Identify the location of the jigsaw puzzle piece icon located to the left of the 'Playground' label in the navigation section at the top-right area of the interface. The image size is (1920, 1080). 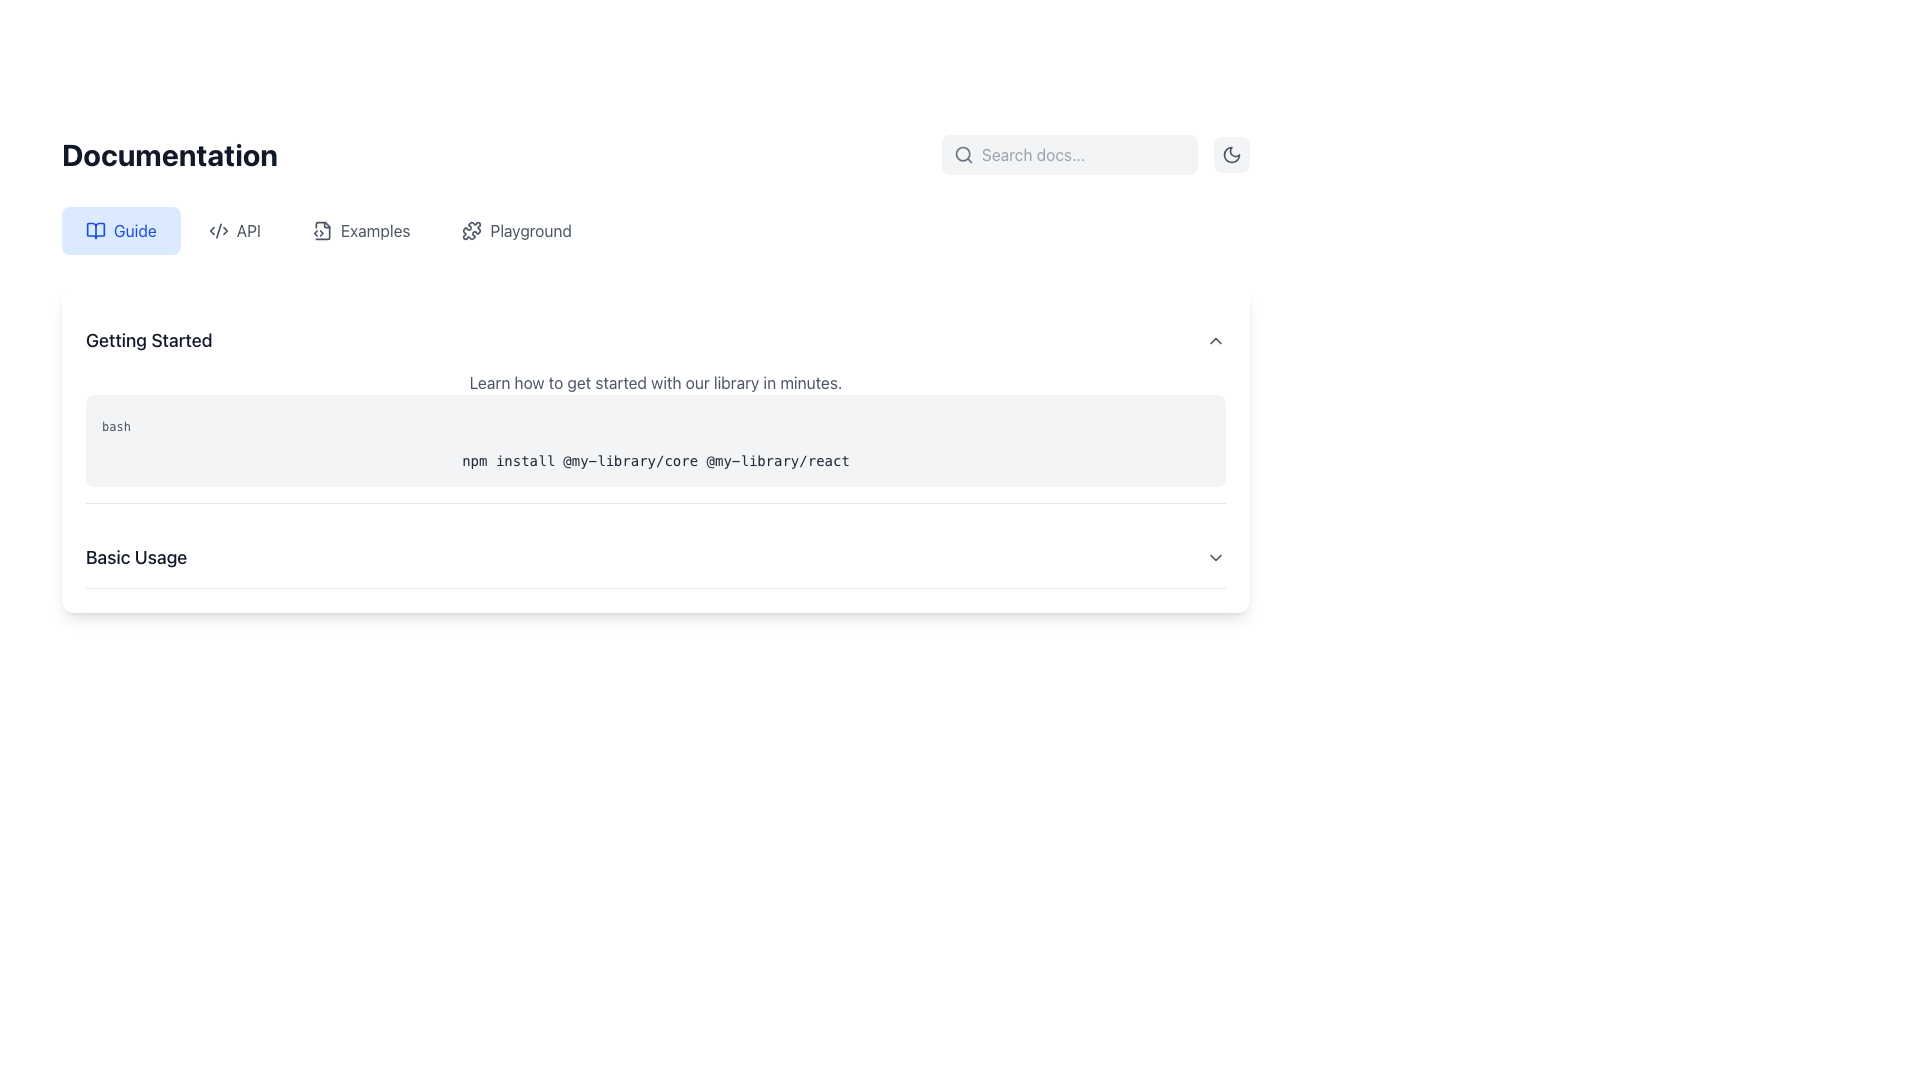
(471, 230).